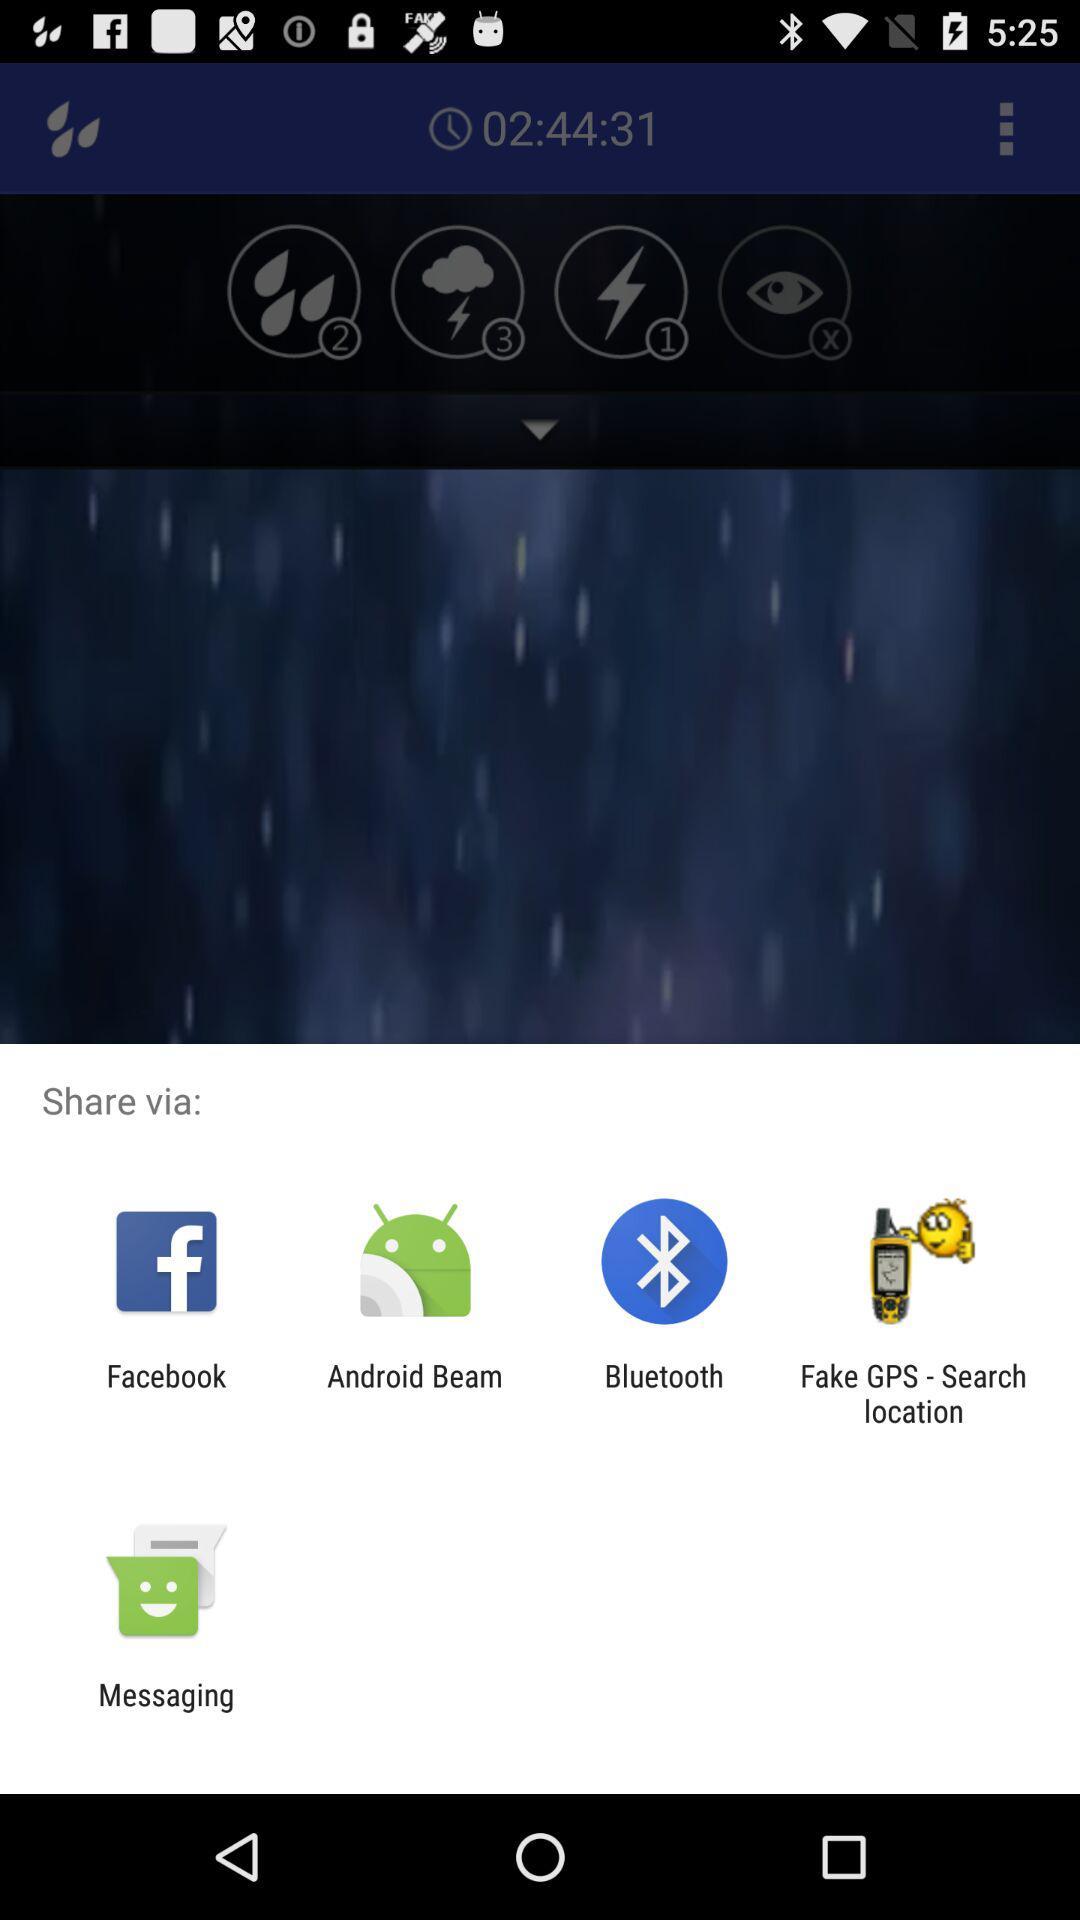 The image size is (1080, 1920). Describe the element at coordinates (414, 1392) in the screenshot. I see `item next to the bluetooth app` at that location.